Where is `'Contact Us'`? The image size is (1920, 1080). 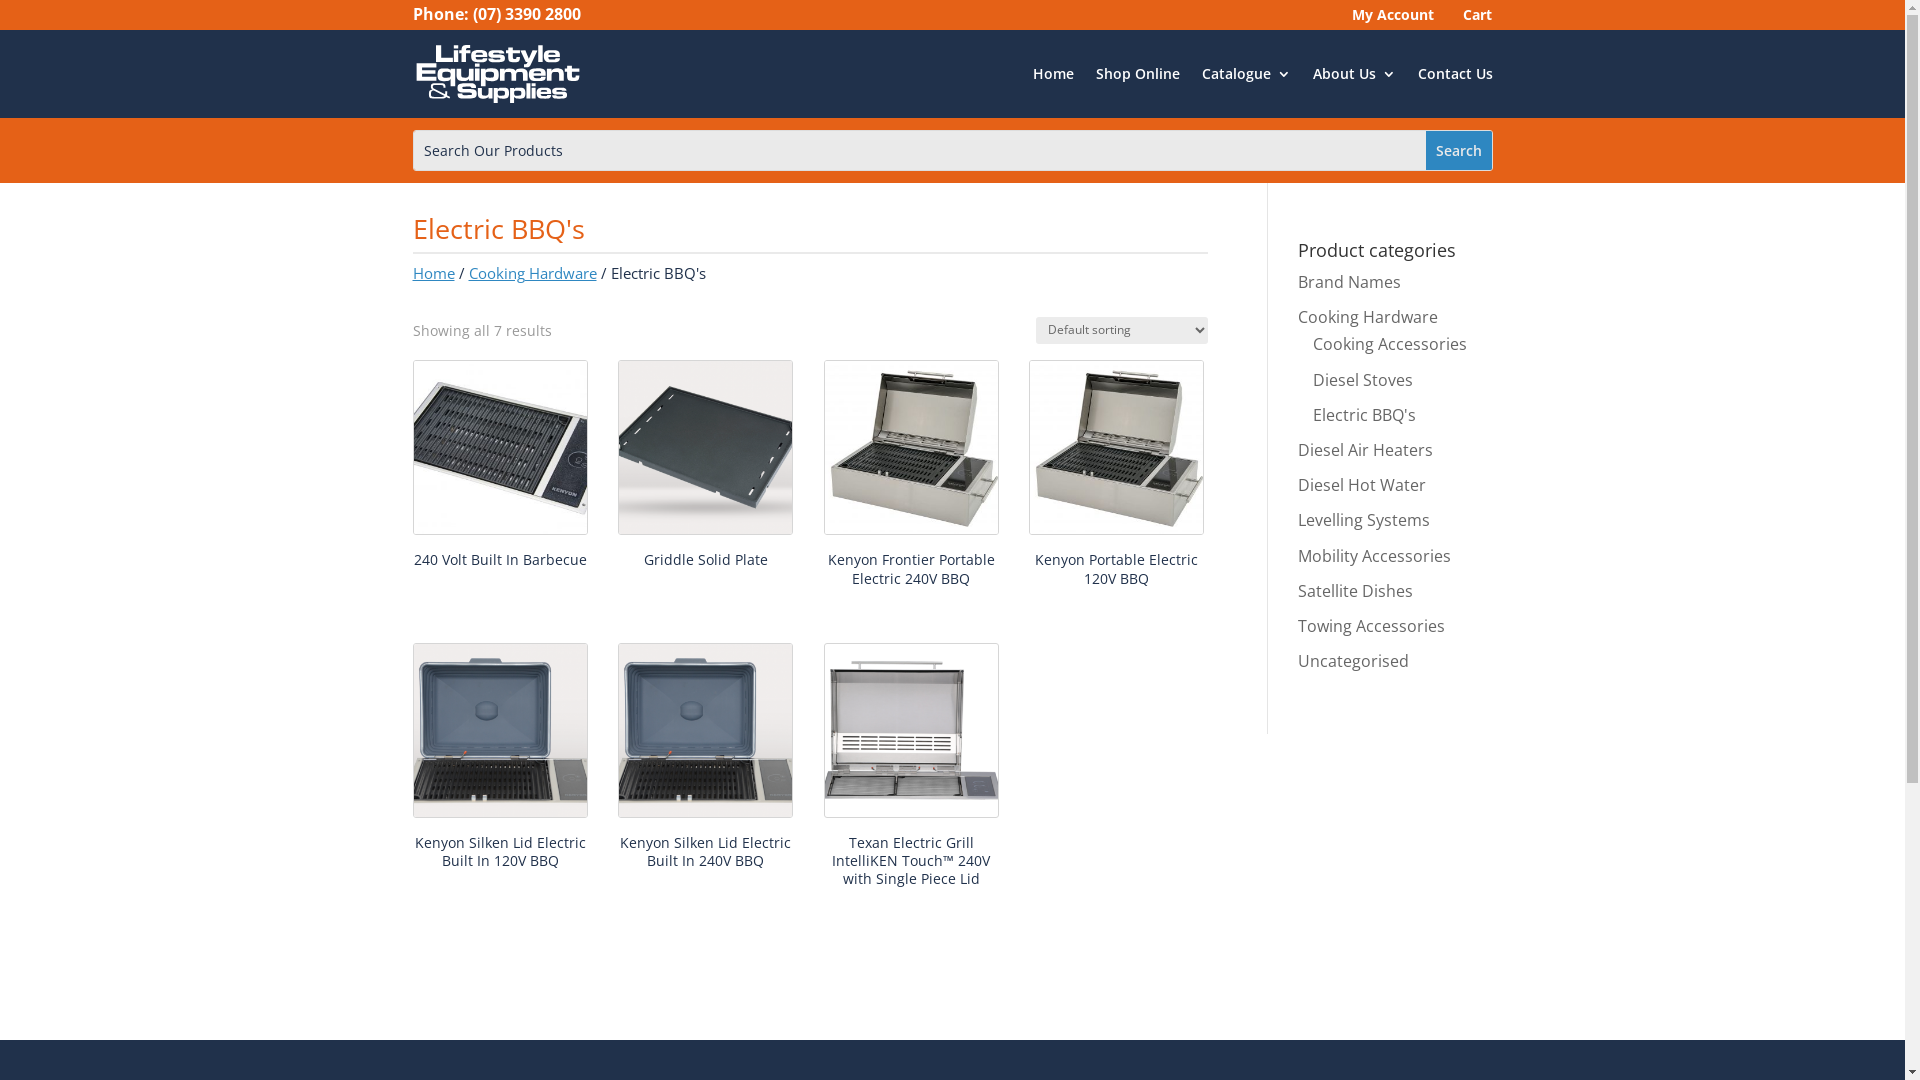 'Contact Us' is located at coordinates (1455, 72).